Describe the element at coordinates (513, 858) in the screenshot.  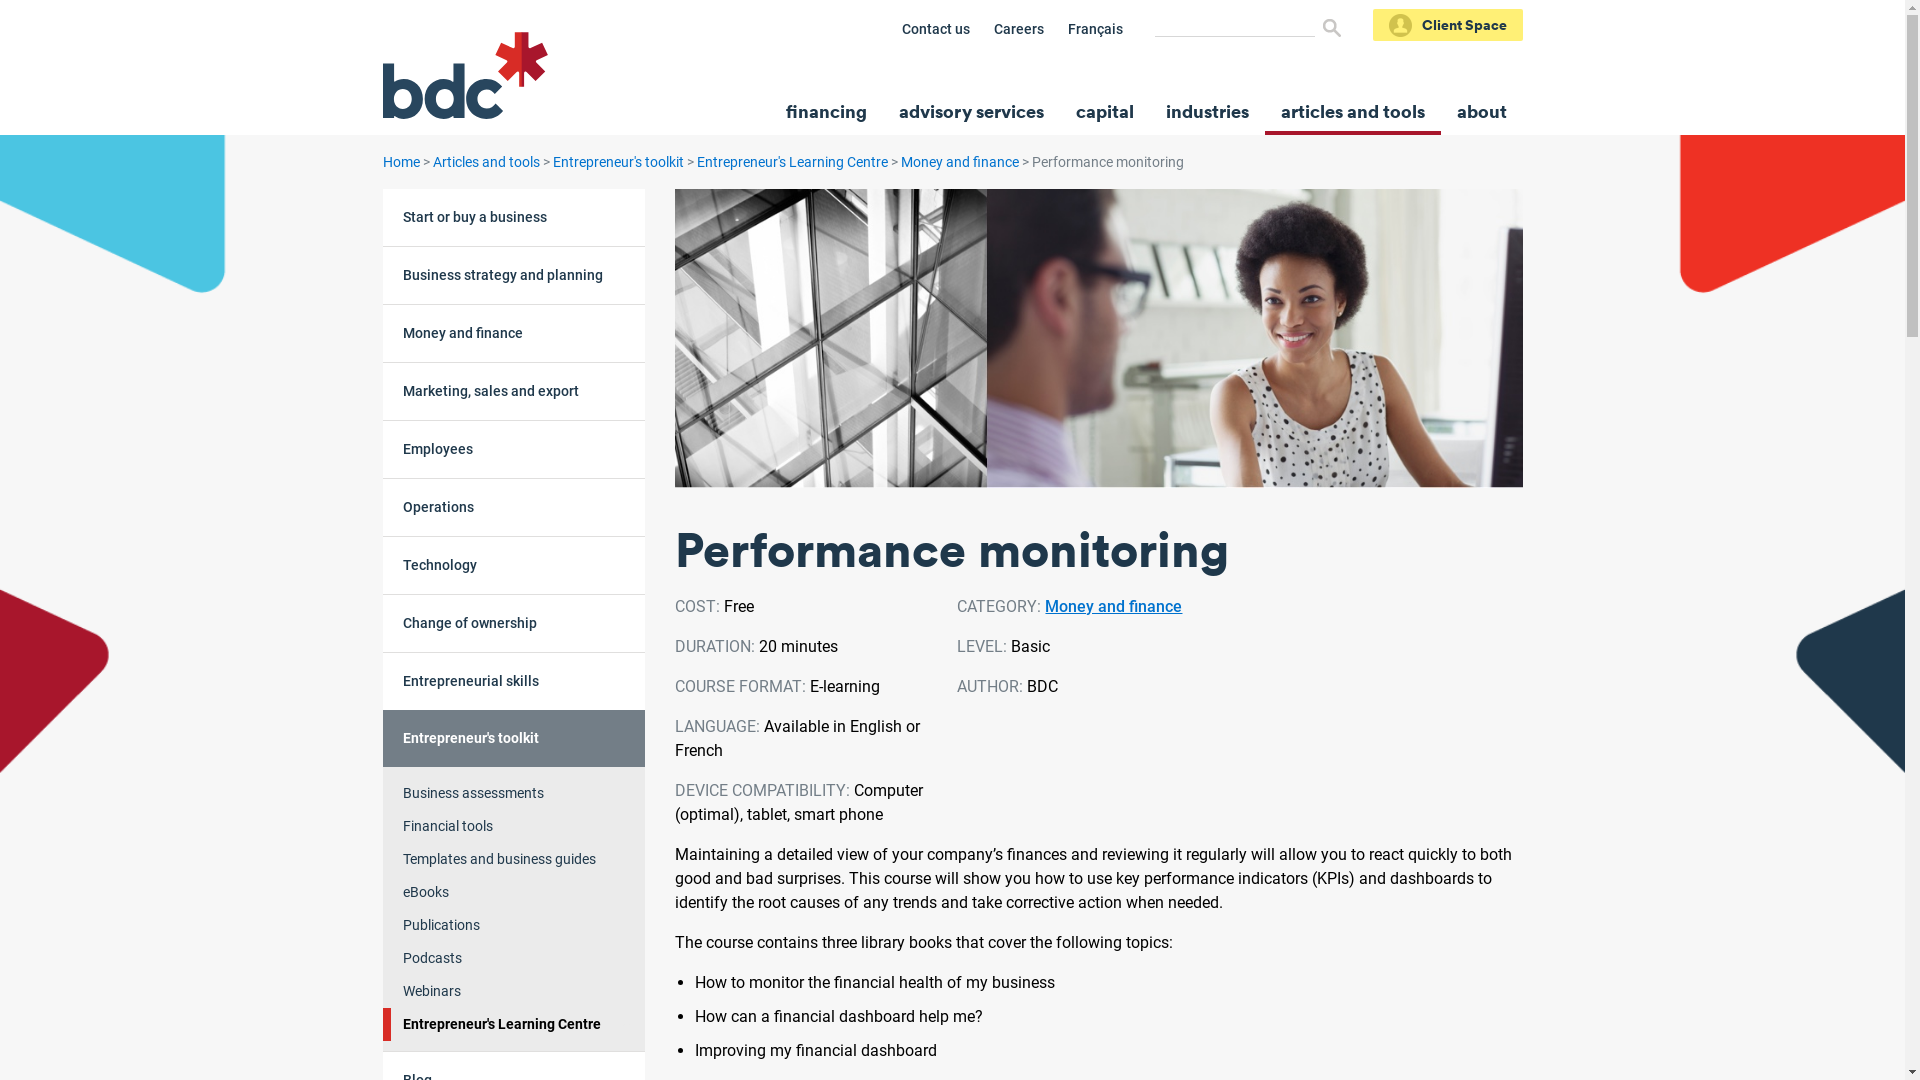
I see `'Templates and business guides'` at that location.